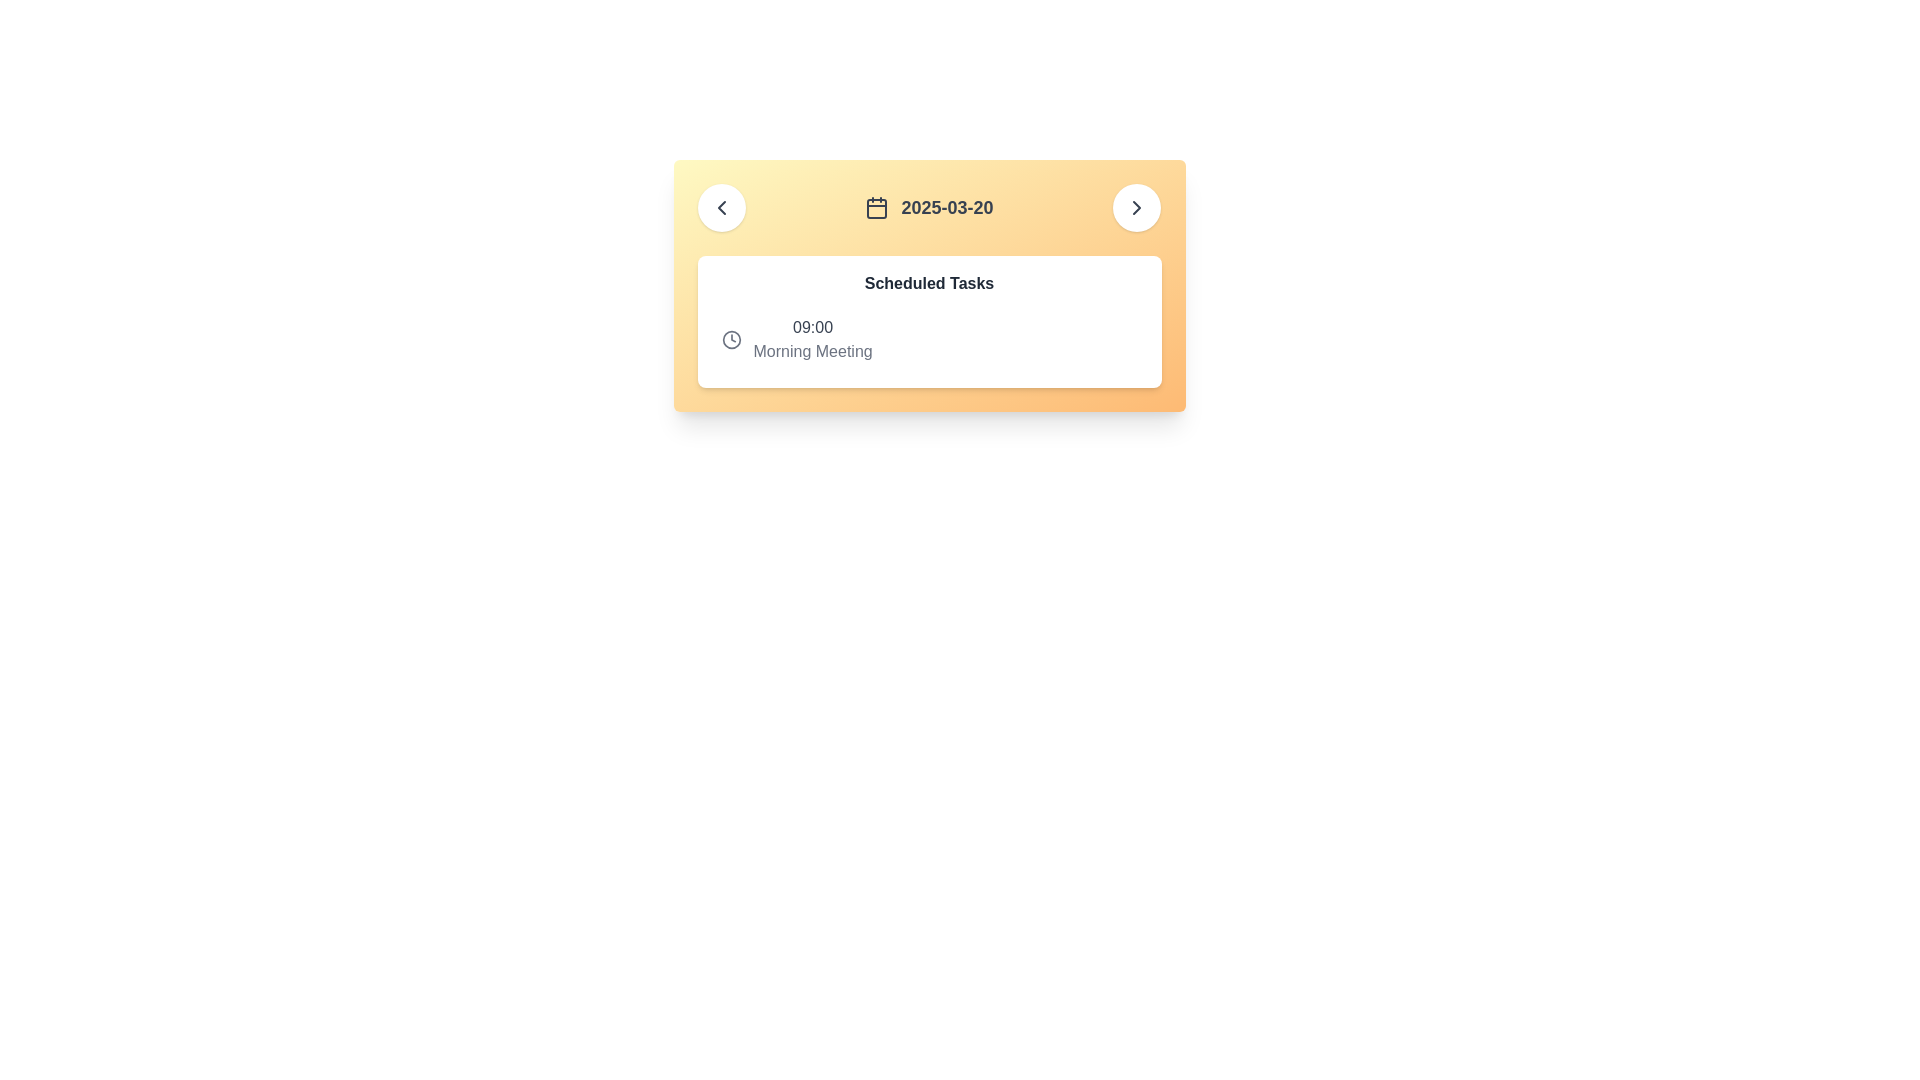 The height and width of the screenshot is (1080, 1920). I want to click on the circular button with a white background and a left-chevron icon, so click(720, 208).